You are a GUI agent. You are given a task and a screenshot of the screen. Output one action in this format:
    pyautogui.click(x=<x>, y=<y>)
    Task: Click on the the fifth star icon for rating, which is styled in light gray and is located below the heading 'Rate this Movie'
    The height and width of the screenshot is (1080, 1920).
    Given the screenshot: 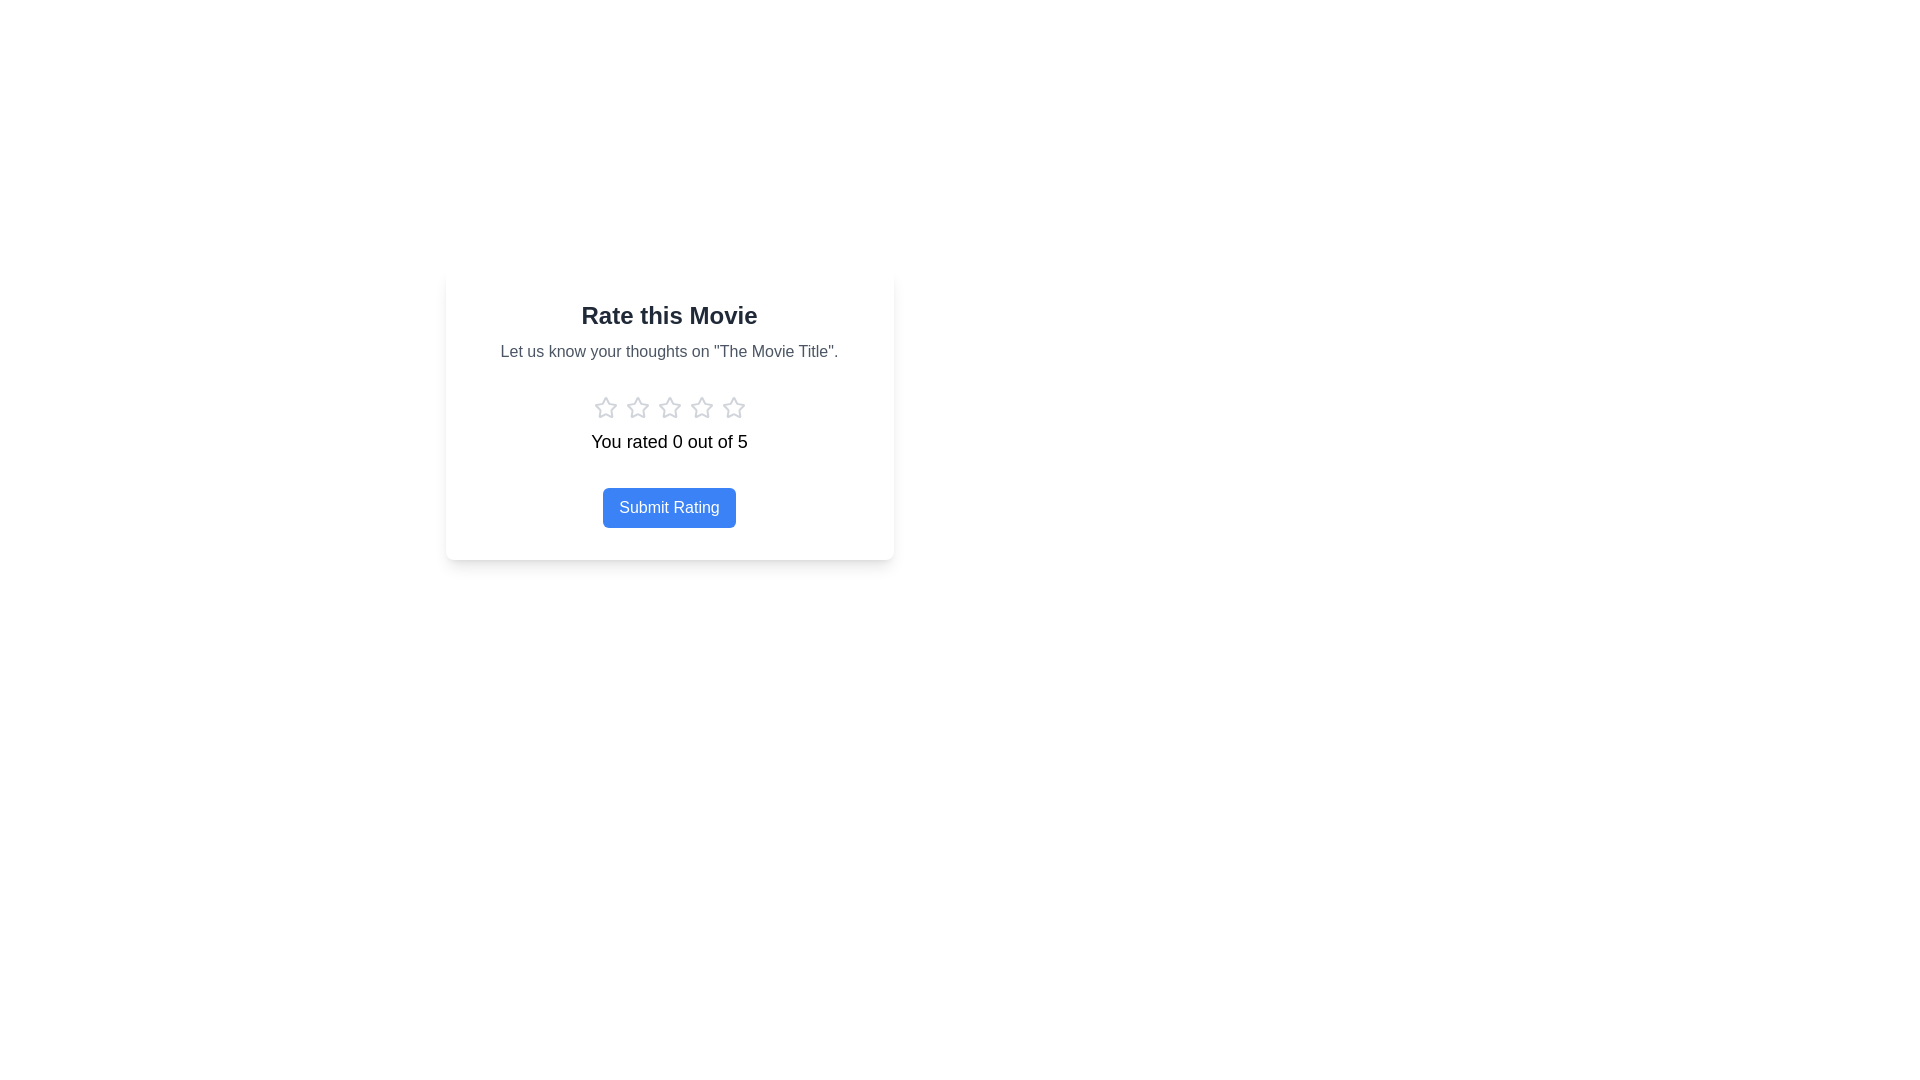 What is the action you would take?
    pyautogui.click(x=732, y=407)
    